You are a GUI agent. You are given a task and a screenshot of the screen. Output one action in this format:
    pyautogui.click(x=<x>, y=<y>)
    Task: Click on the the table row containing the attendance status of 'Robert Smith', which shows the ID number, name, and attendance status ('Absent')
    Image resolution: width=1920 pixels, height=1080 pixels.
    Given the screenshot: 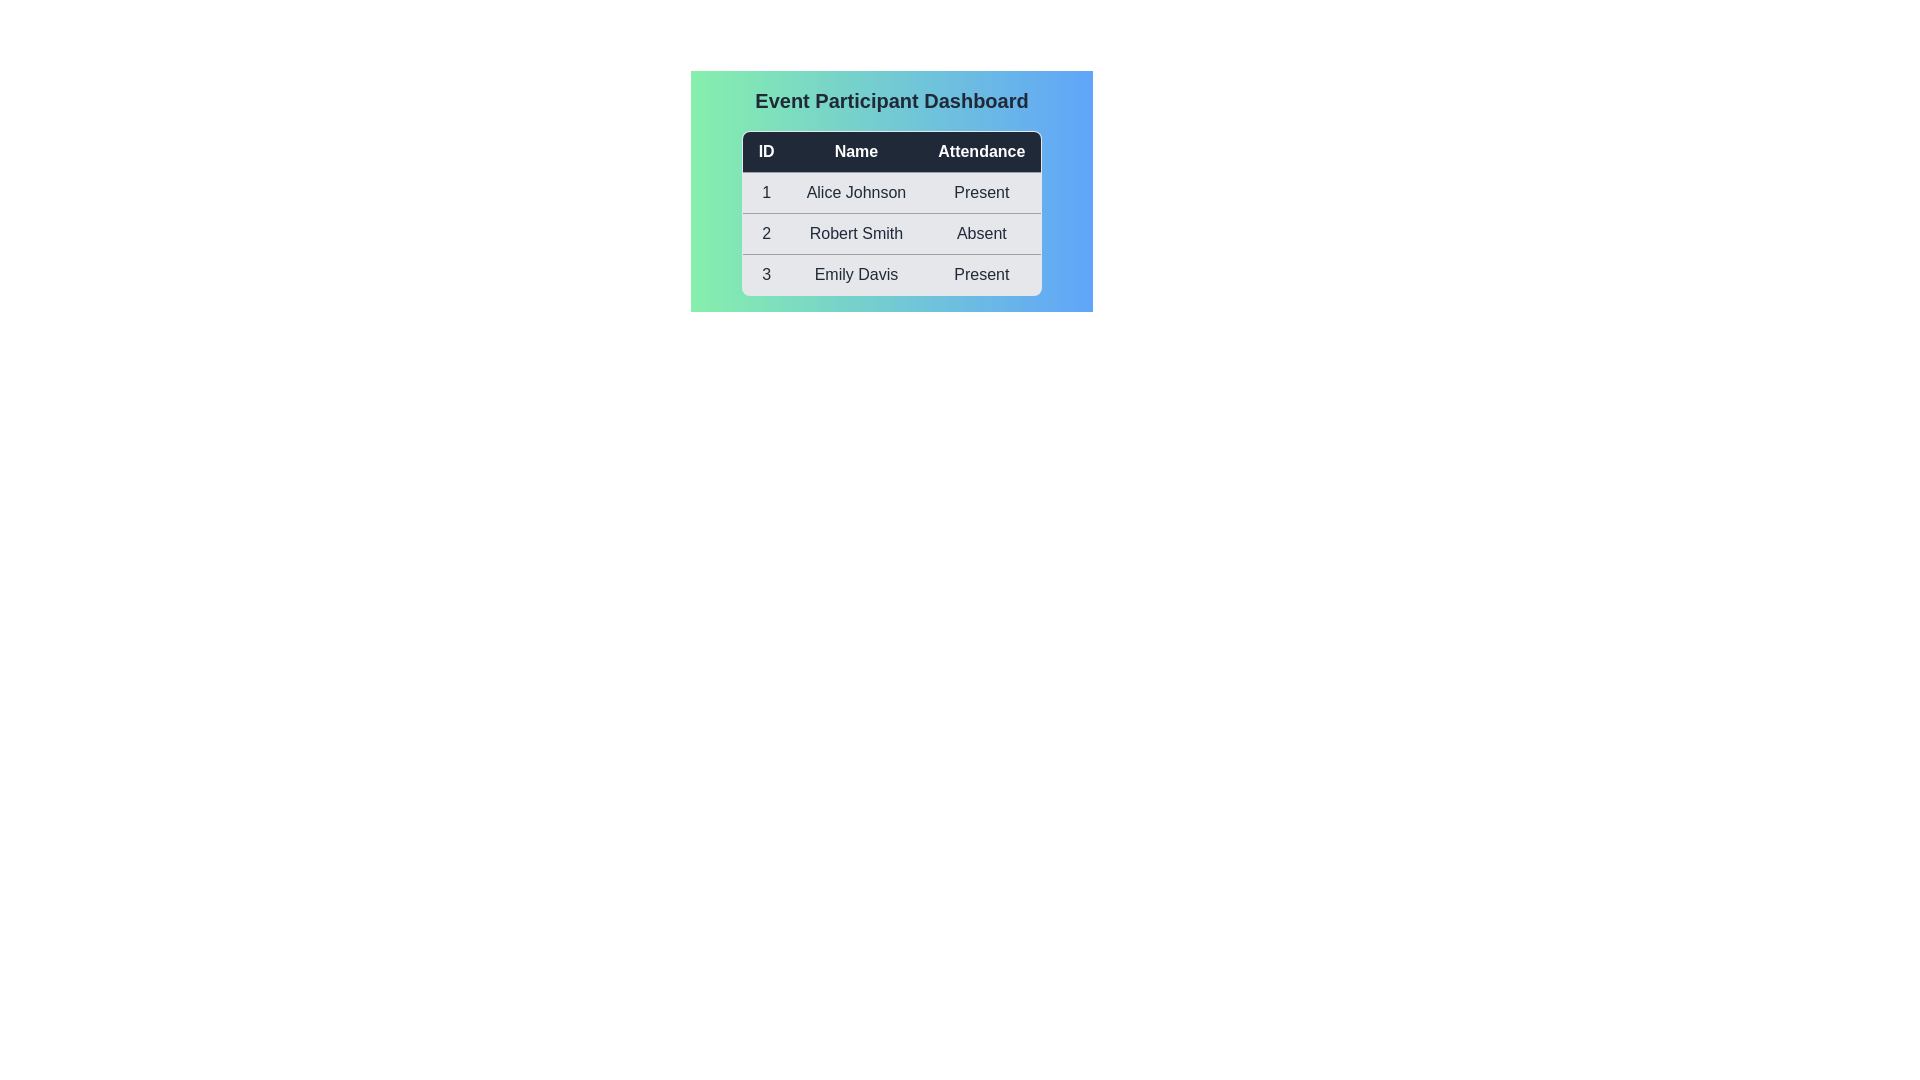 What is the action you would take?
    pyautogui.click(x=891, y=233)
    